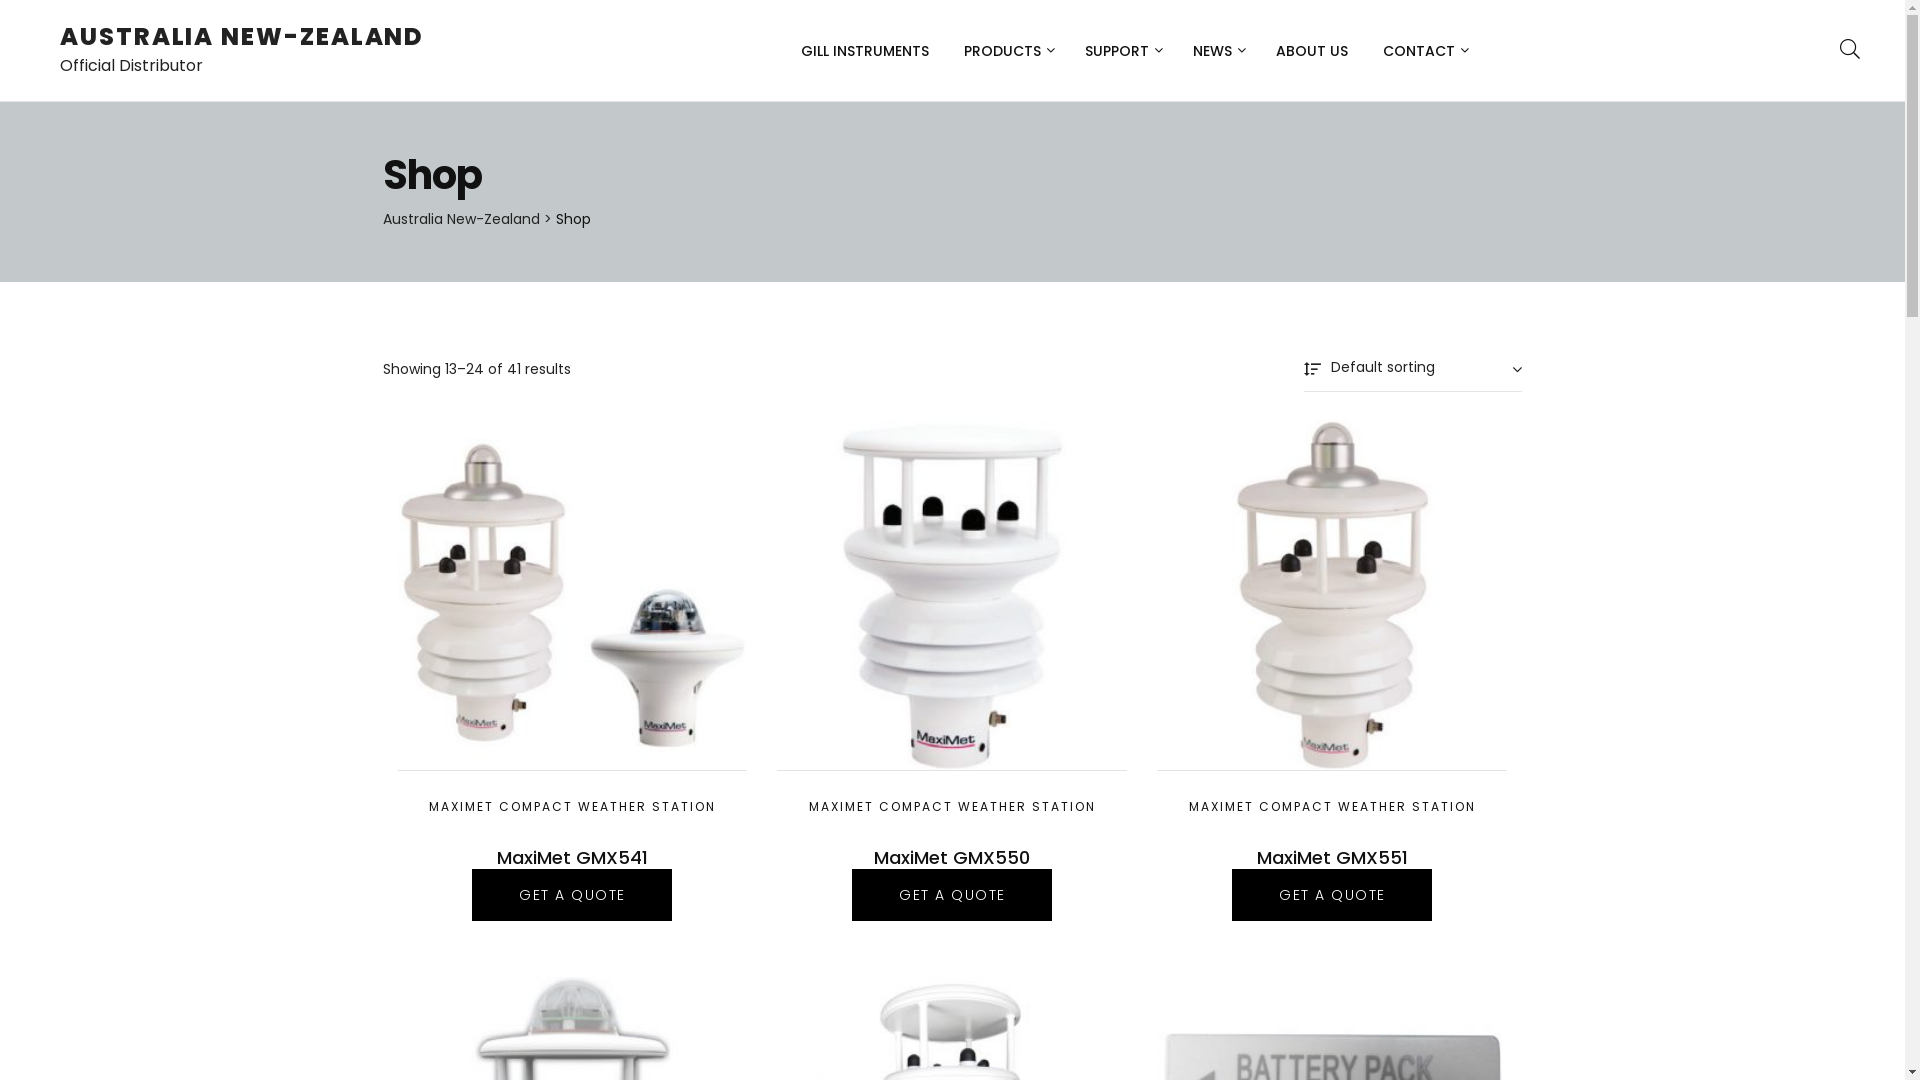  What do you see at coordinates (1189, 805) in the screenshot?
I see `'MAXIMET COMPACT WEATHER STATION'` at bounding box center [1189, 805].